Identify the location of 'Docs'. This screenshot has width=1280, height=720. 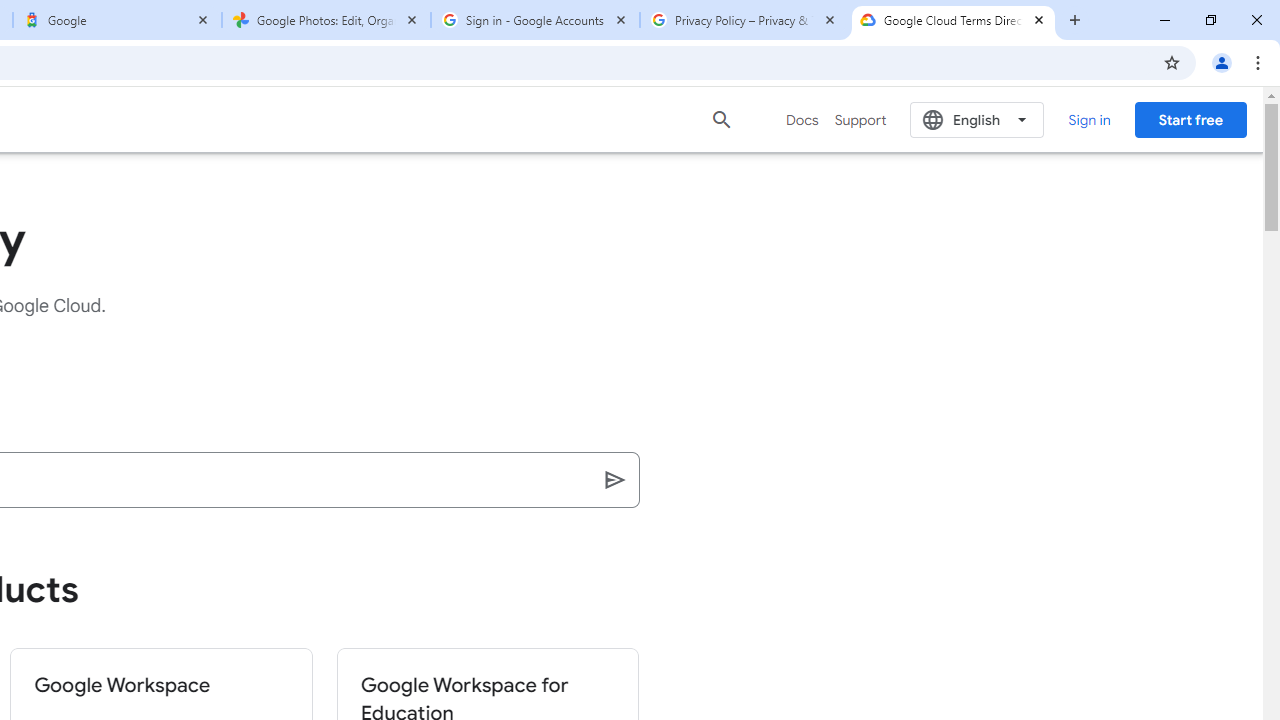
(802, 119).